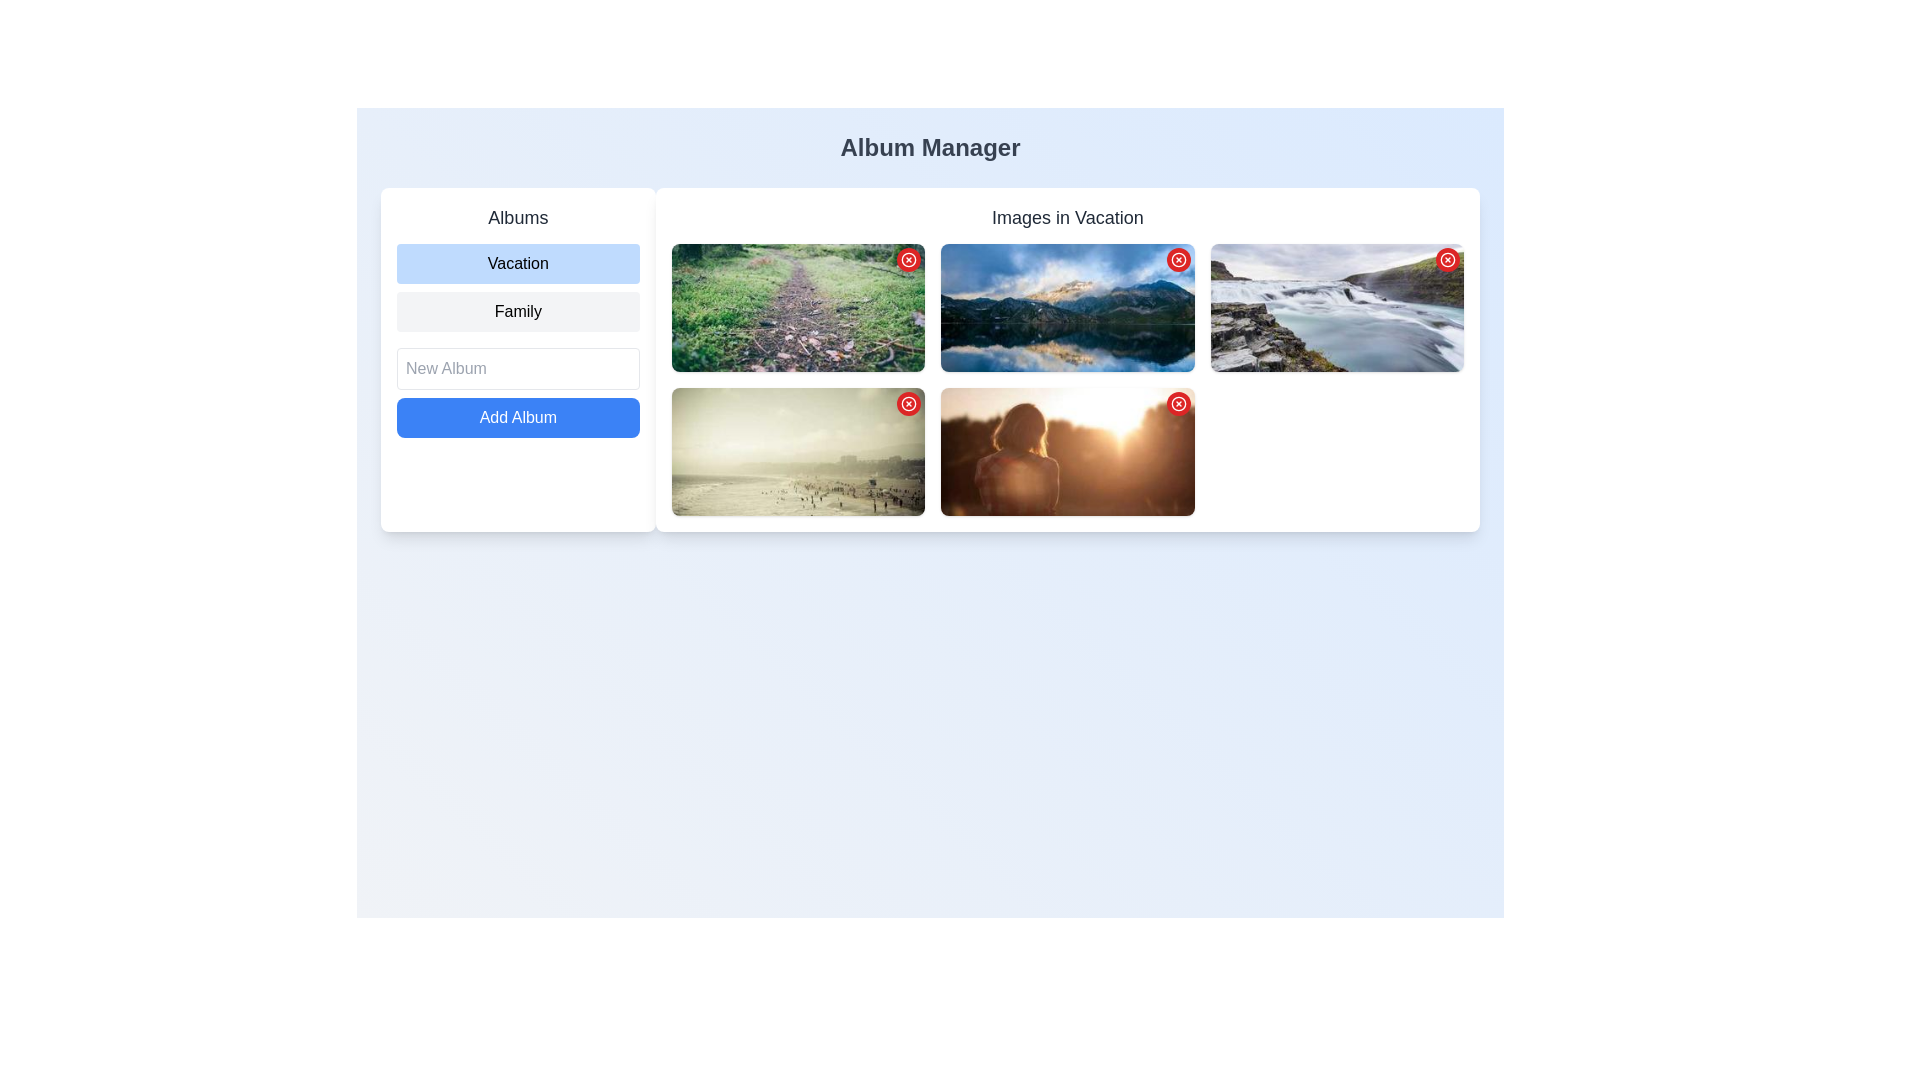 The image size is (1920, 1080). What do you see at coordinates (518, 288) in the screenshot?
I see `the 'Vacation' section of the grouped selectable items located under the 'Albums' heading in the left-side panel` at bounding box center [518, 288].